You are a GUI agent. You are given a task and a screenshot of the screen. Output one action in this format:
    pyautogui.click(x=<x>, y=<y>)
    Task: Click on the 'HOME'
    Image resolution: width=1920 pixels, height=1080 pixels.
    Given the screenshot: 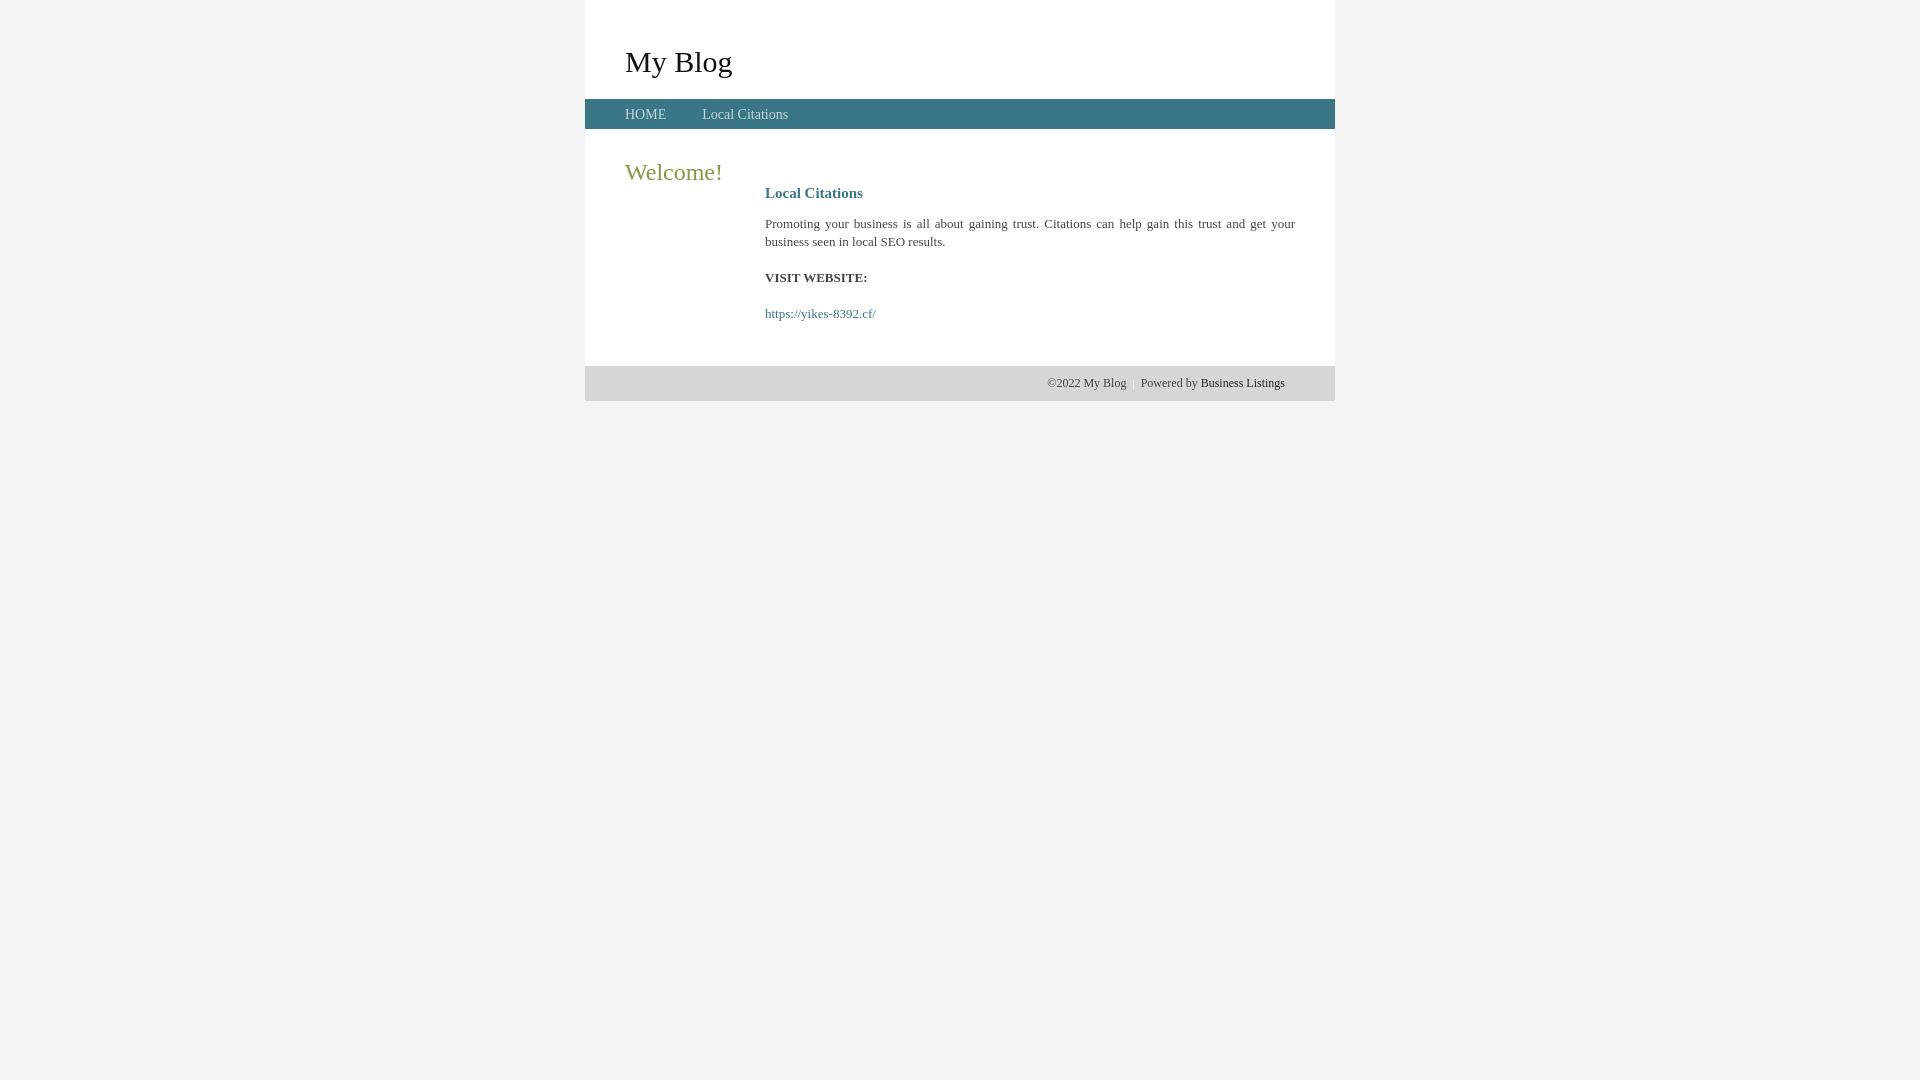 What is the action you would take?
    pyautogui.click(x=645, y=114)
    